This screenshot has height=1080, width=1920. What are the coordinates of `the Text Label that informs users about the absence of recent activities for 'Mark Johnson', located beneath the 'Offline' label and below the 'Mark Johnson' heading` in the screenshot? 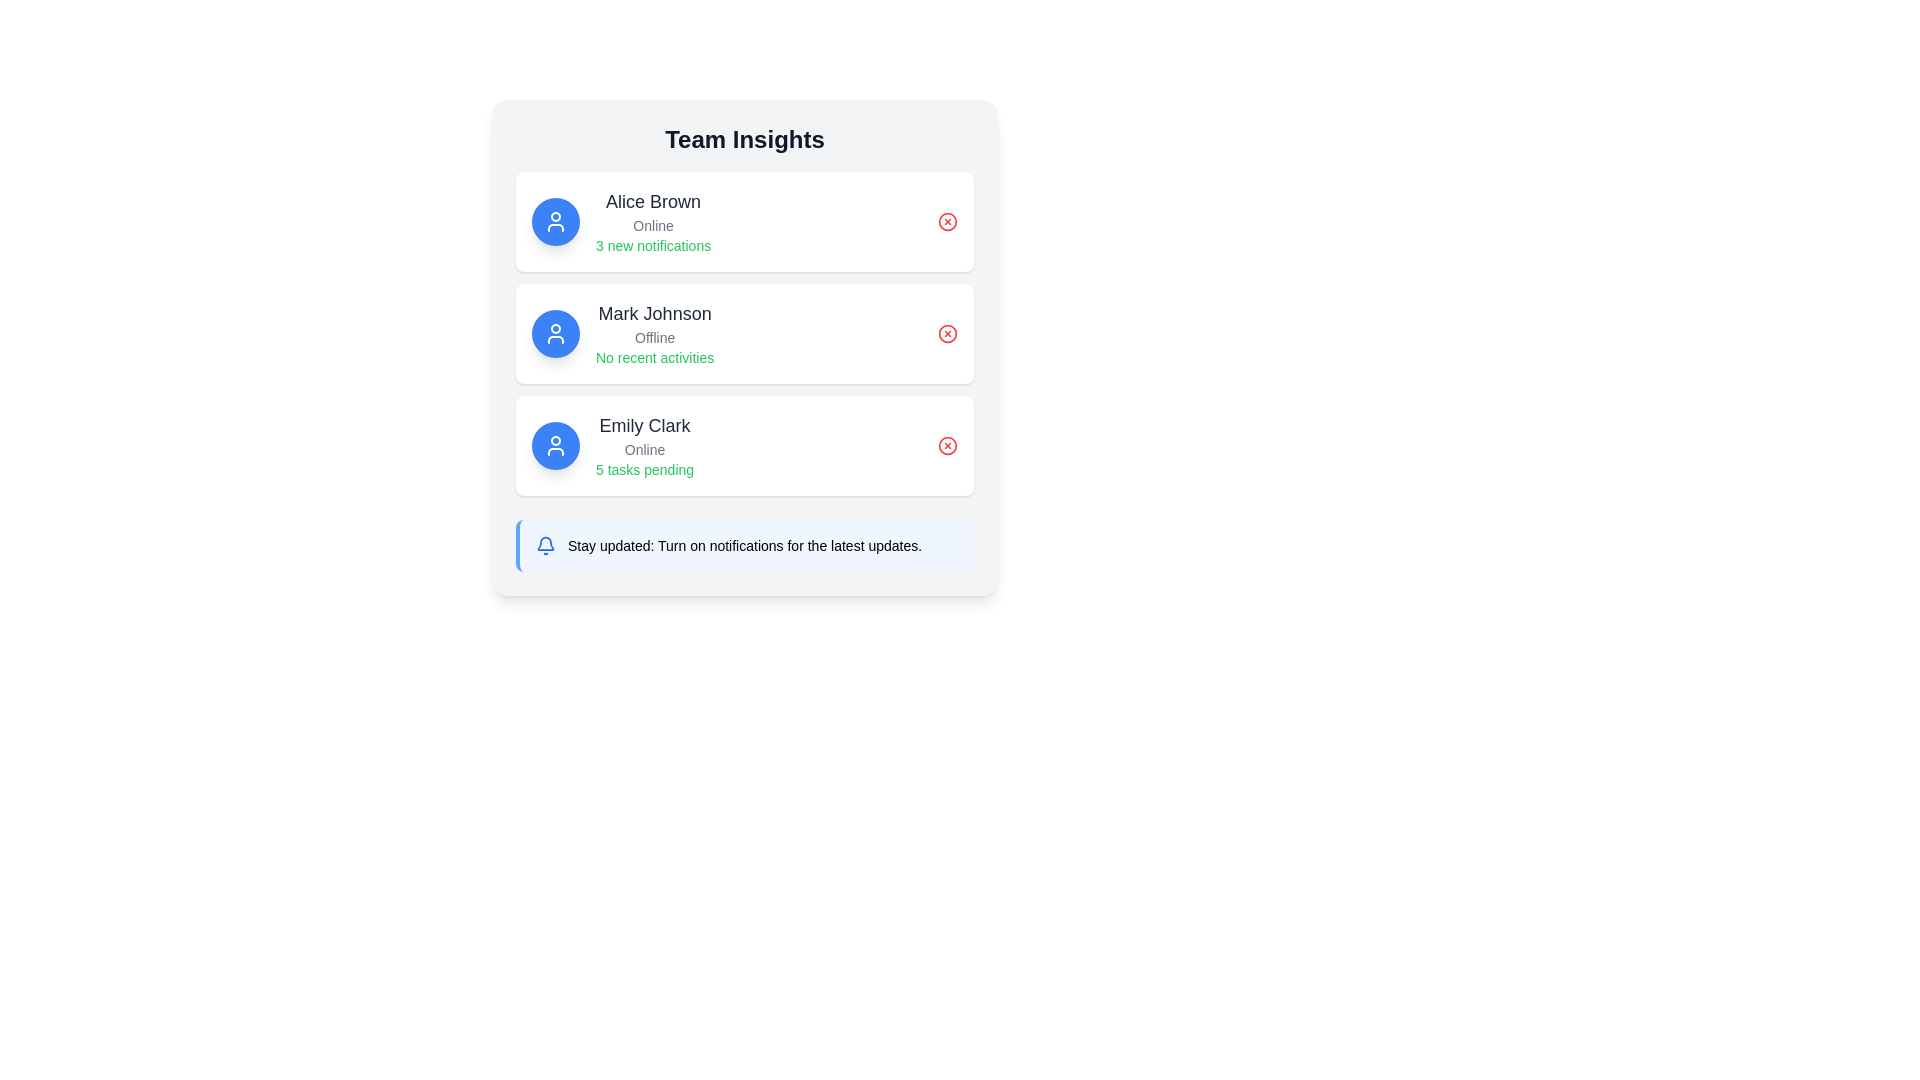 It's located at (655, 357).